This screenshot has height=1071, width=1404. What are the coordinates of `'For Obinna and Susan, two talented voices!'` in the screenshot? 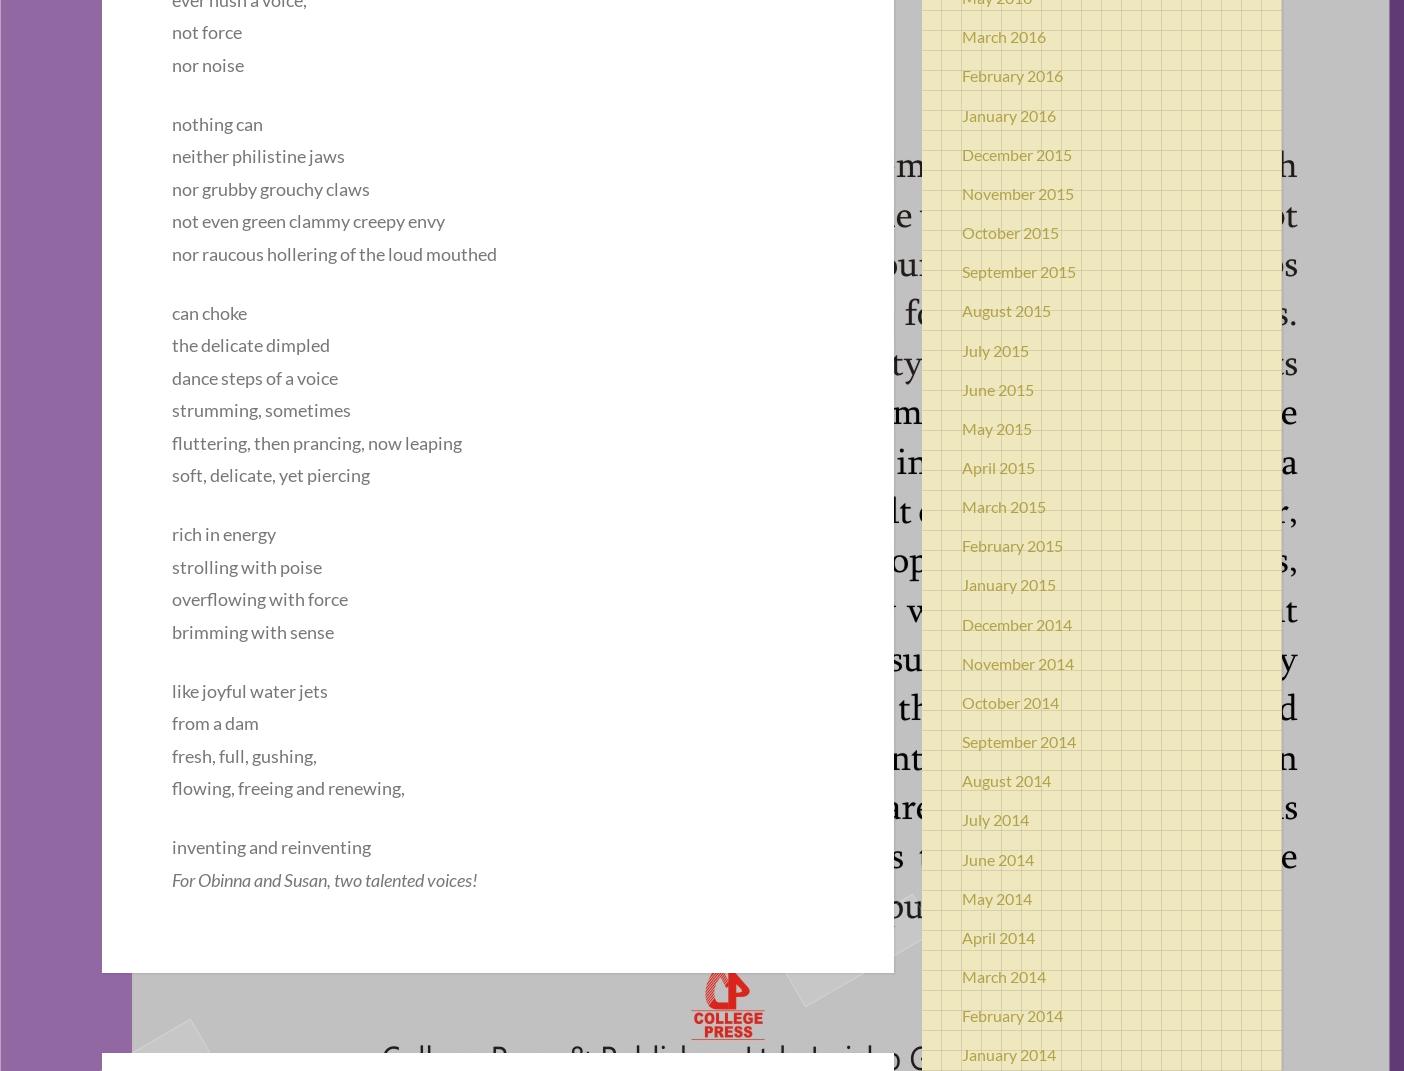 It's located at (325, 878).